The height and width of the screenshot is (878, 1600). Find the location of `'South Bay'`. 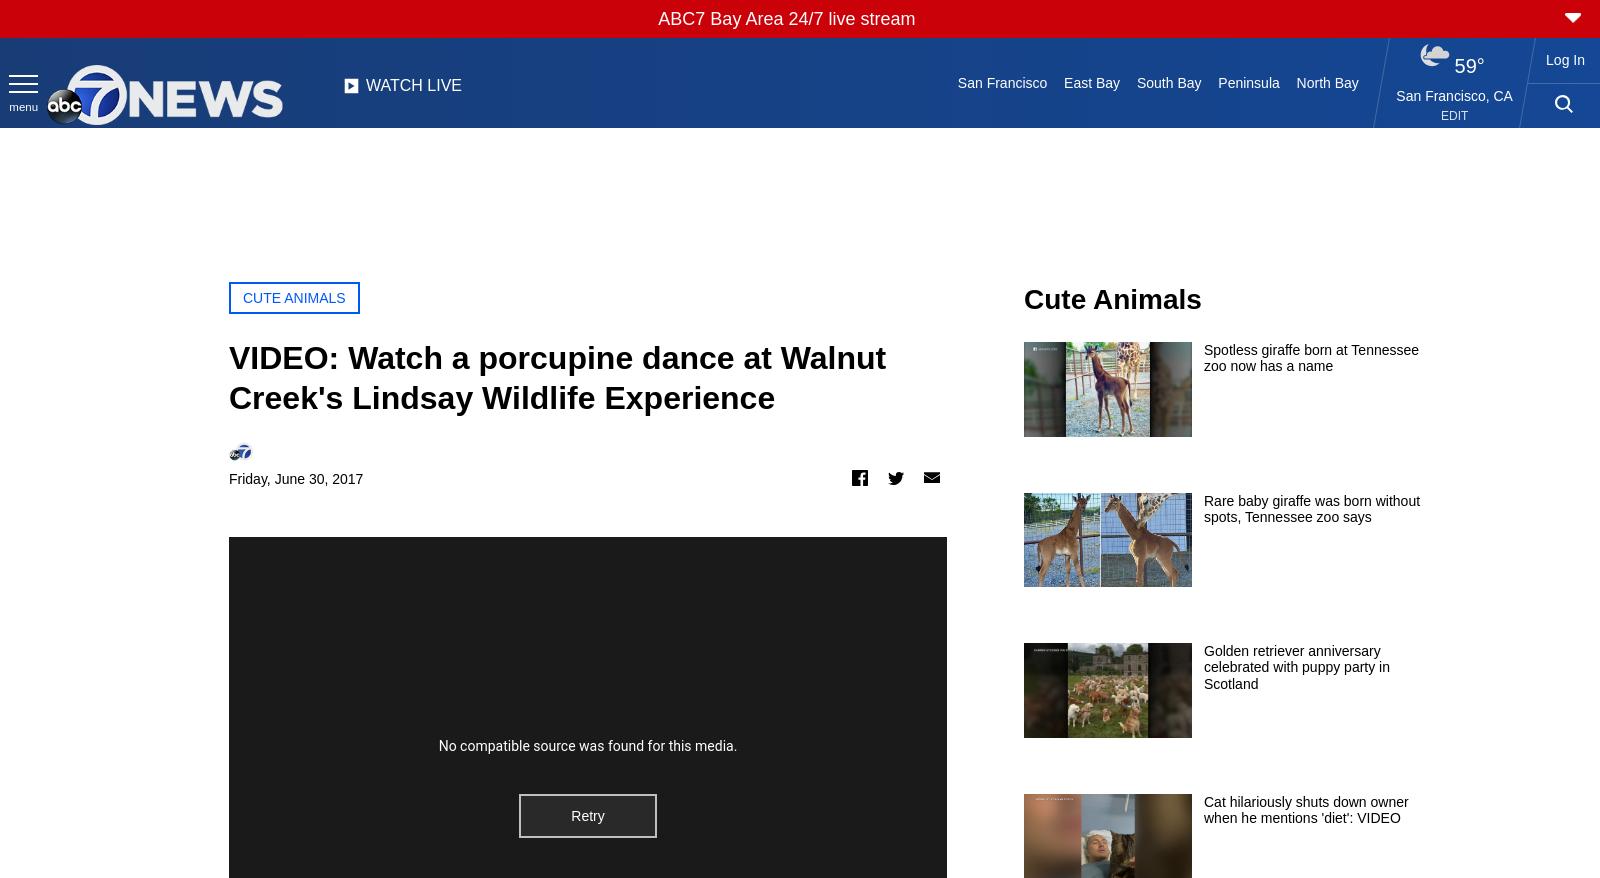

'South Bay' is located at coordinates (1168, 82).